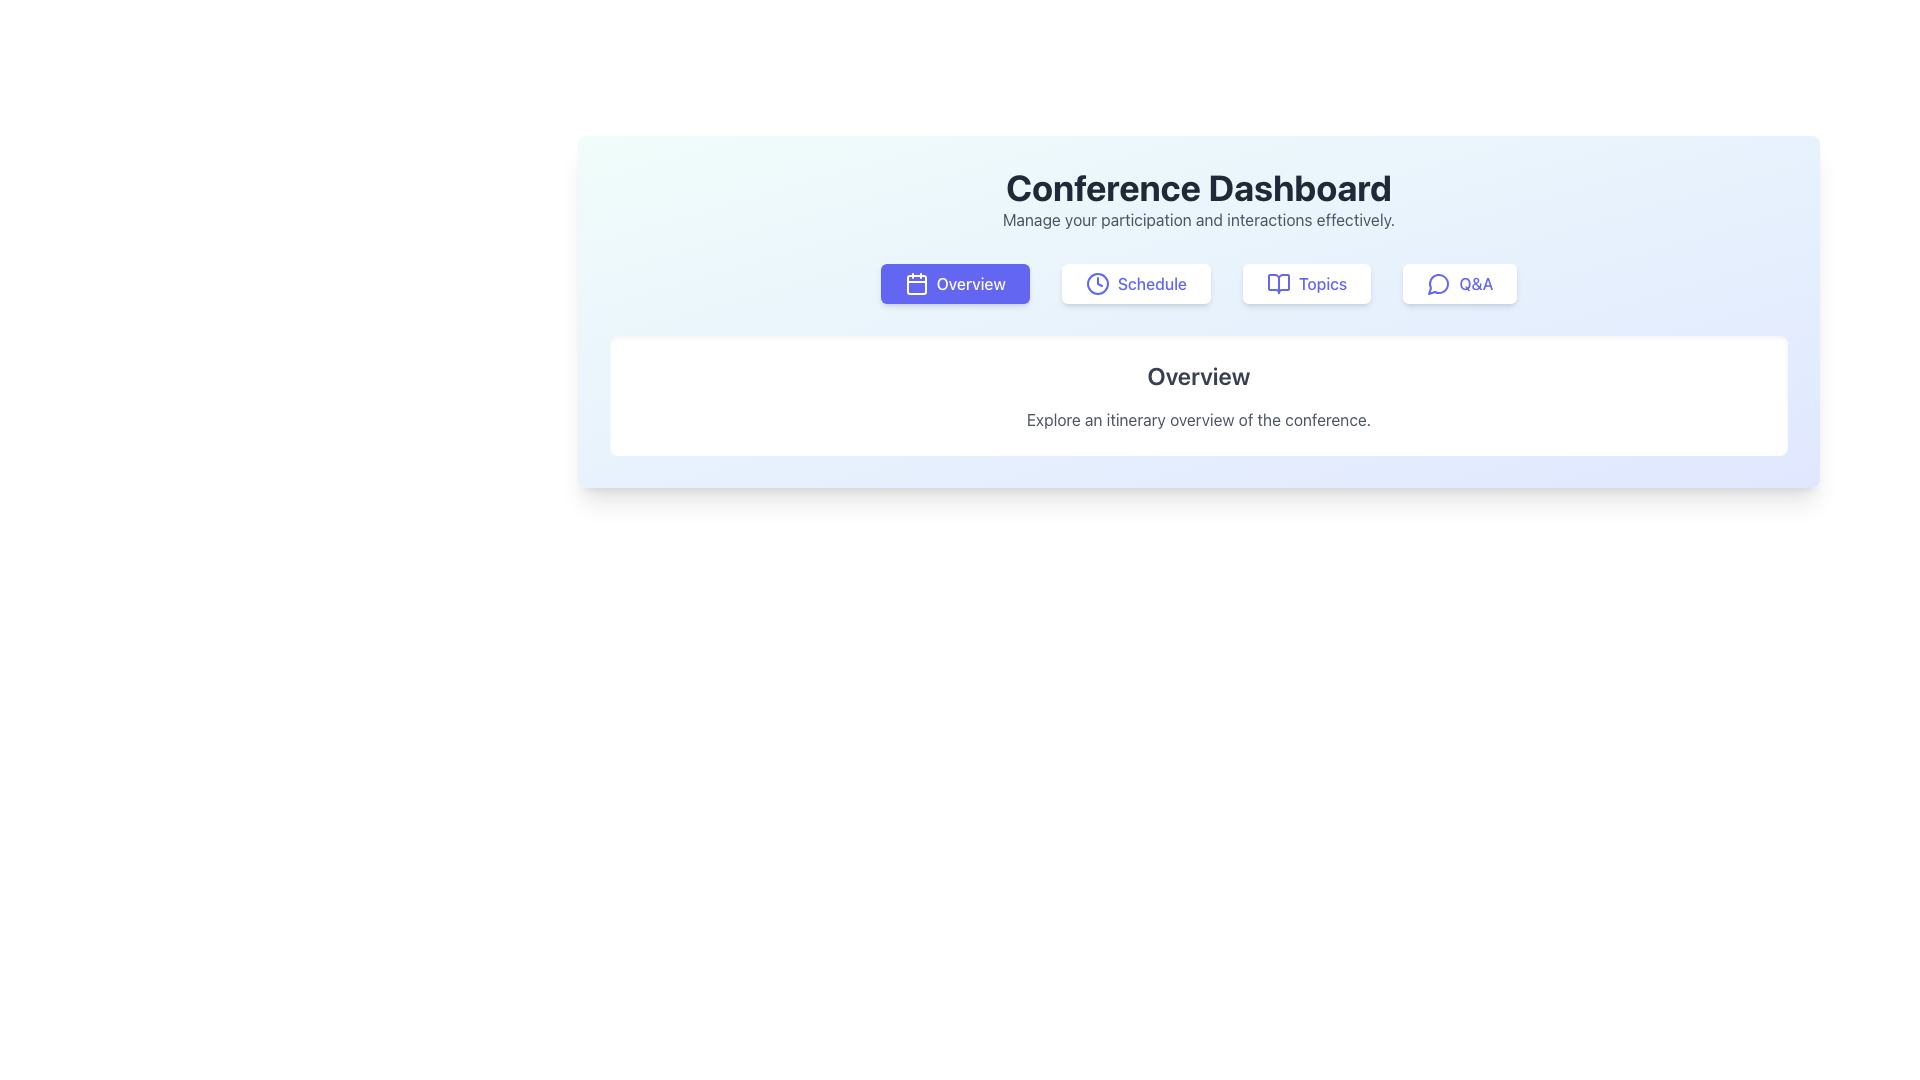 The height and width of the screenshot is (1080, 1920). I want to click on the SVG vector graphic component forming the rounded rectangle in the calendar icon of the 'Overview' button, which enhances the recognizability of the button's purpose related to event or schedule overview, so click(915, 285).